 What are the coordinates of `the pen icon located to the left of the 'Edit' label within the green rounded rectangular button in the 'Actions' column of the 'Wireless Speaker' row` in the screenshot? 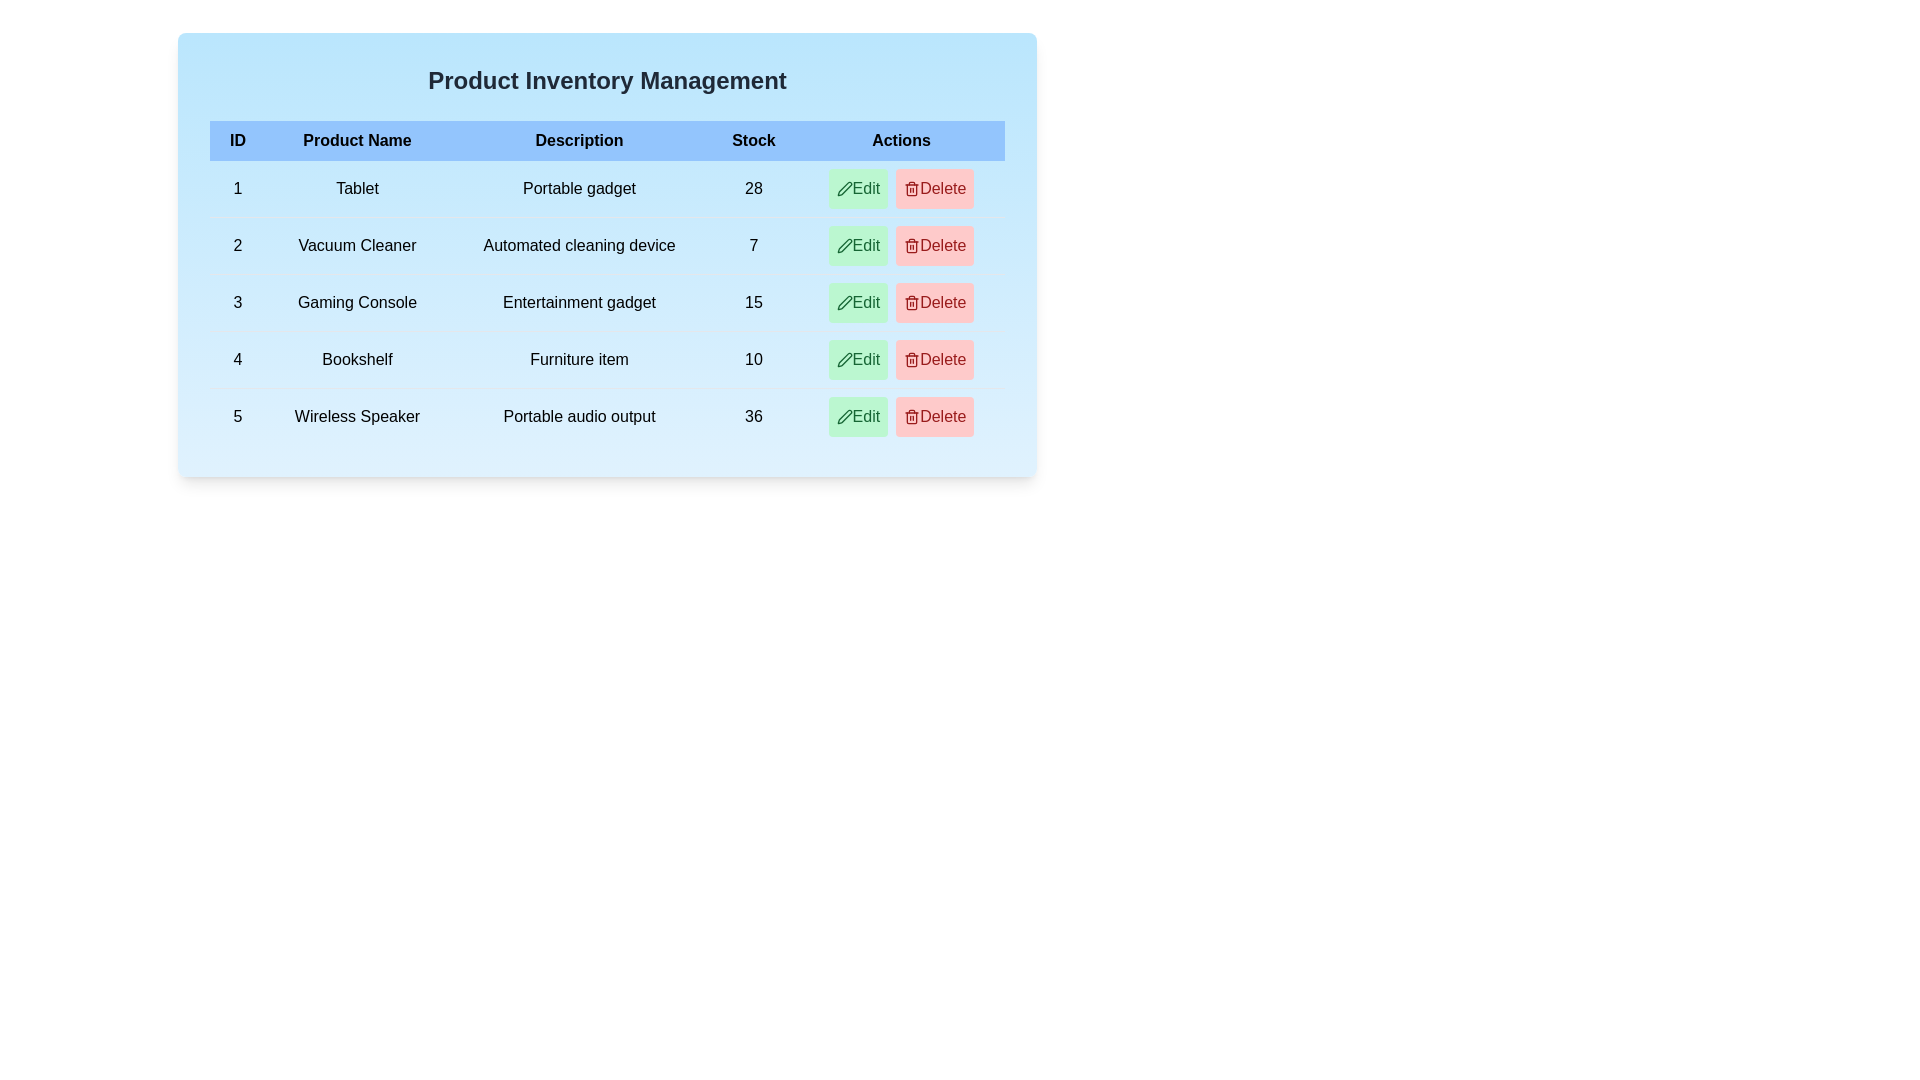 It's located at (844, 415).